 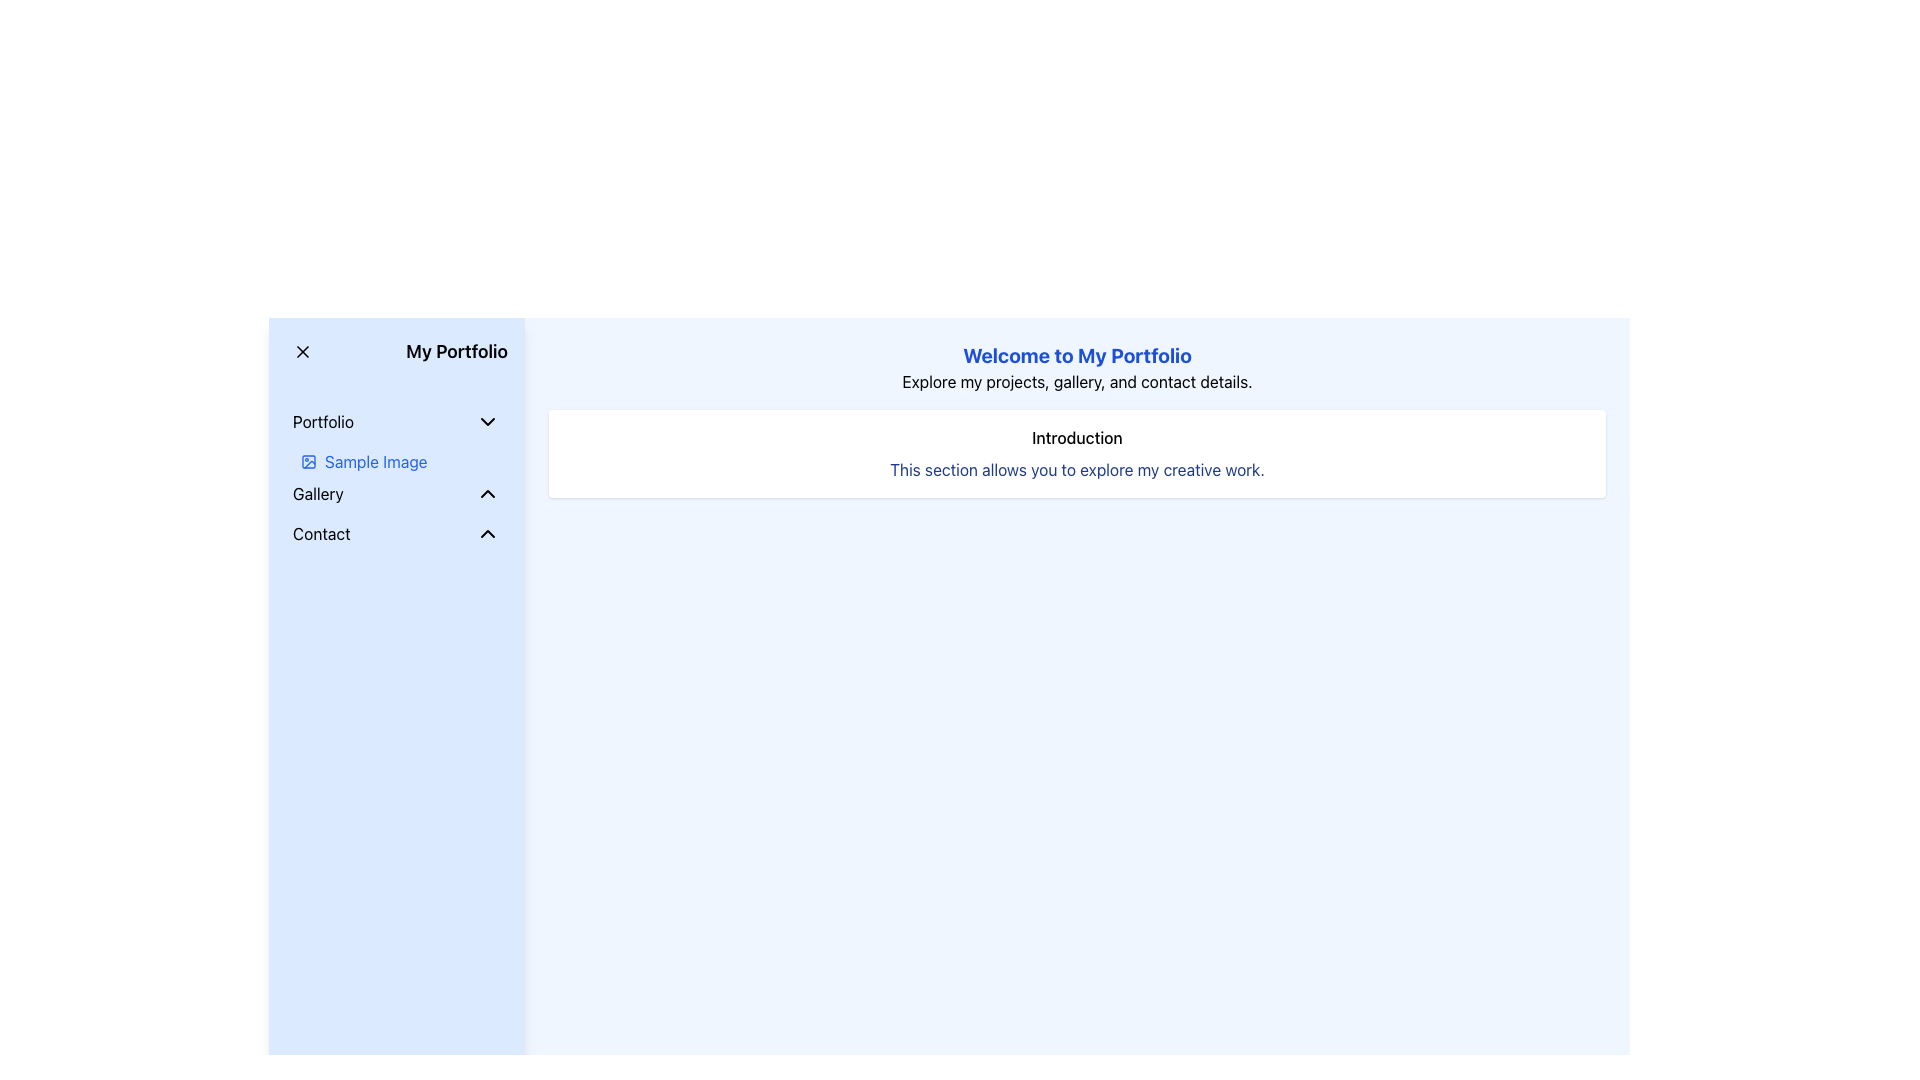 What do you see at coordinates (1076, 470) in the screenshot?
I see `the text label that reads 'This section allows you` at bounding box center [1076, 470].